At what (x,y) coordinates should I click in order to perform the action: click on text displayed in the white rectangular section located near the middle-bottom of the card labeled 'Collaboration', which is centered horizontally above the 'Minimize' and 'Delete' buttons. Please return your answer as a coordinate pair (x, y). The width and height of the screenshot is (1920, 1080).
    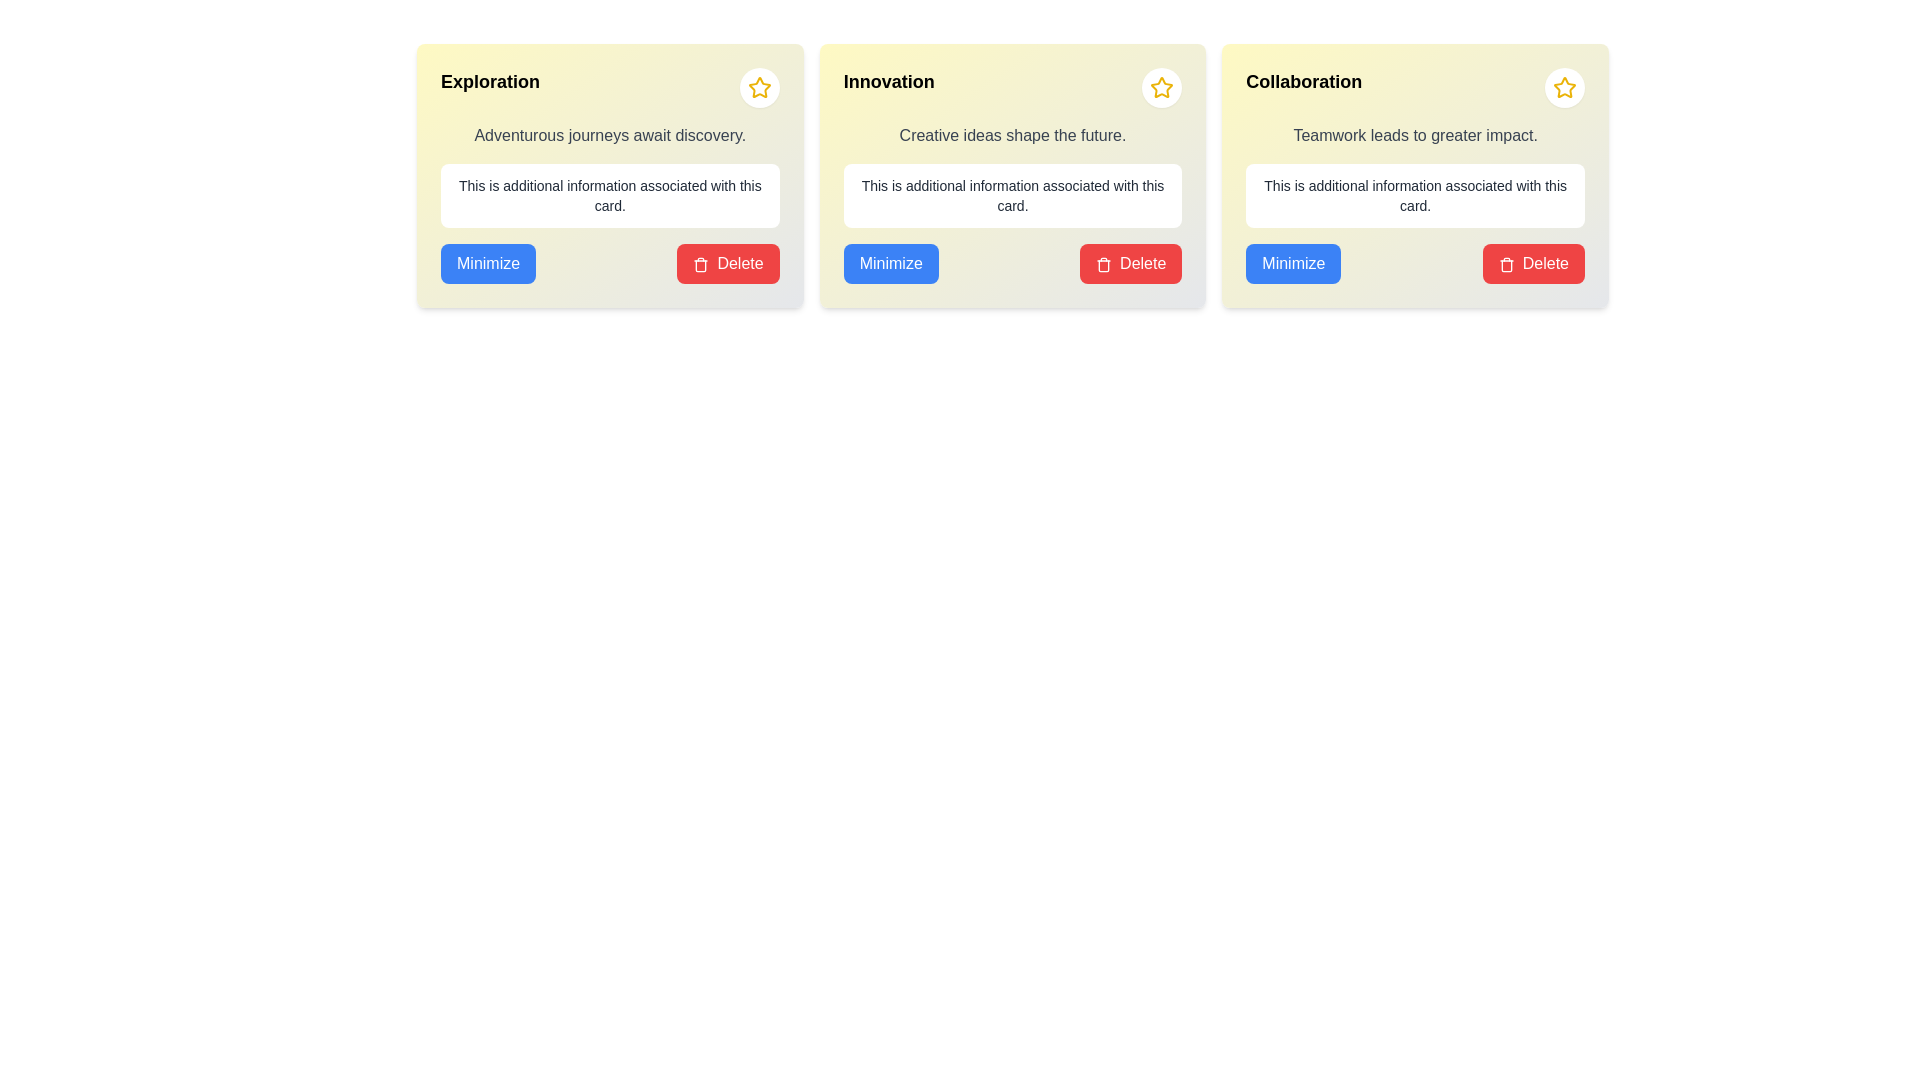
    Looking at the image, I should click on (1414, 196).